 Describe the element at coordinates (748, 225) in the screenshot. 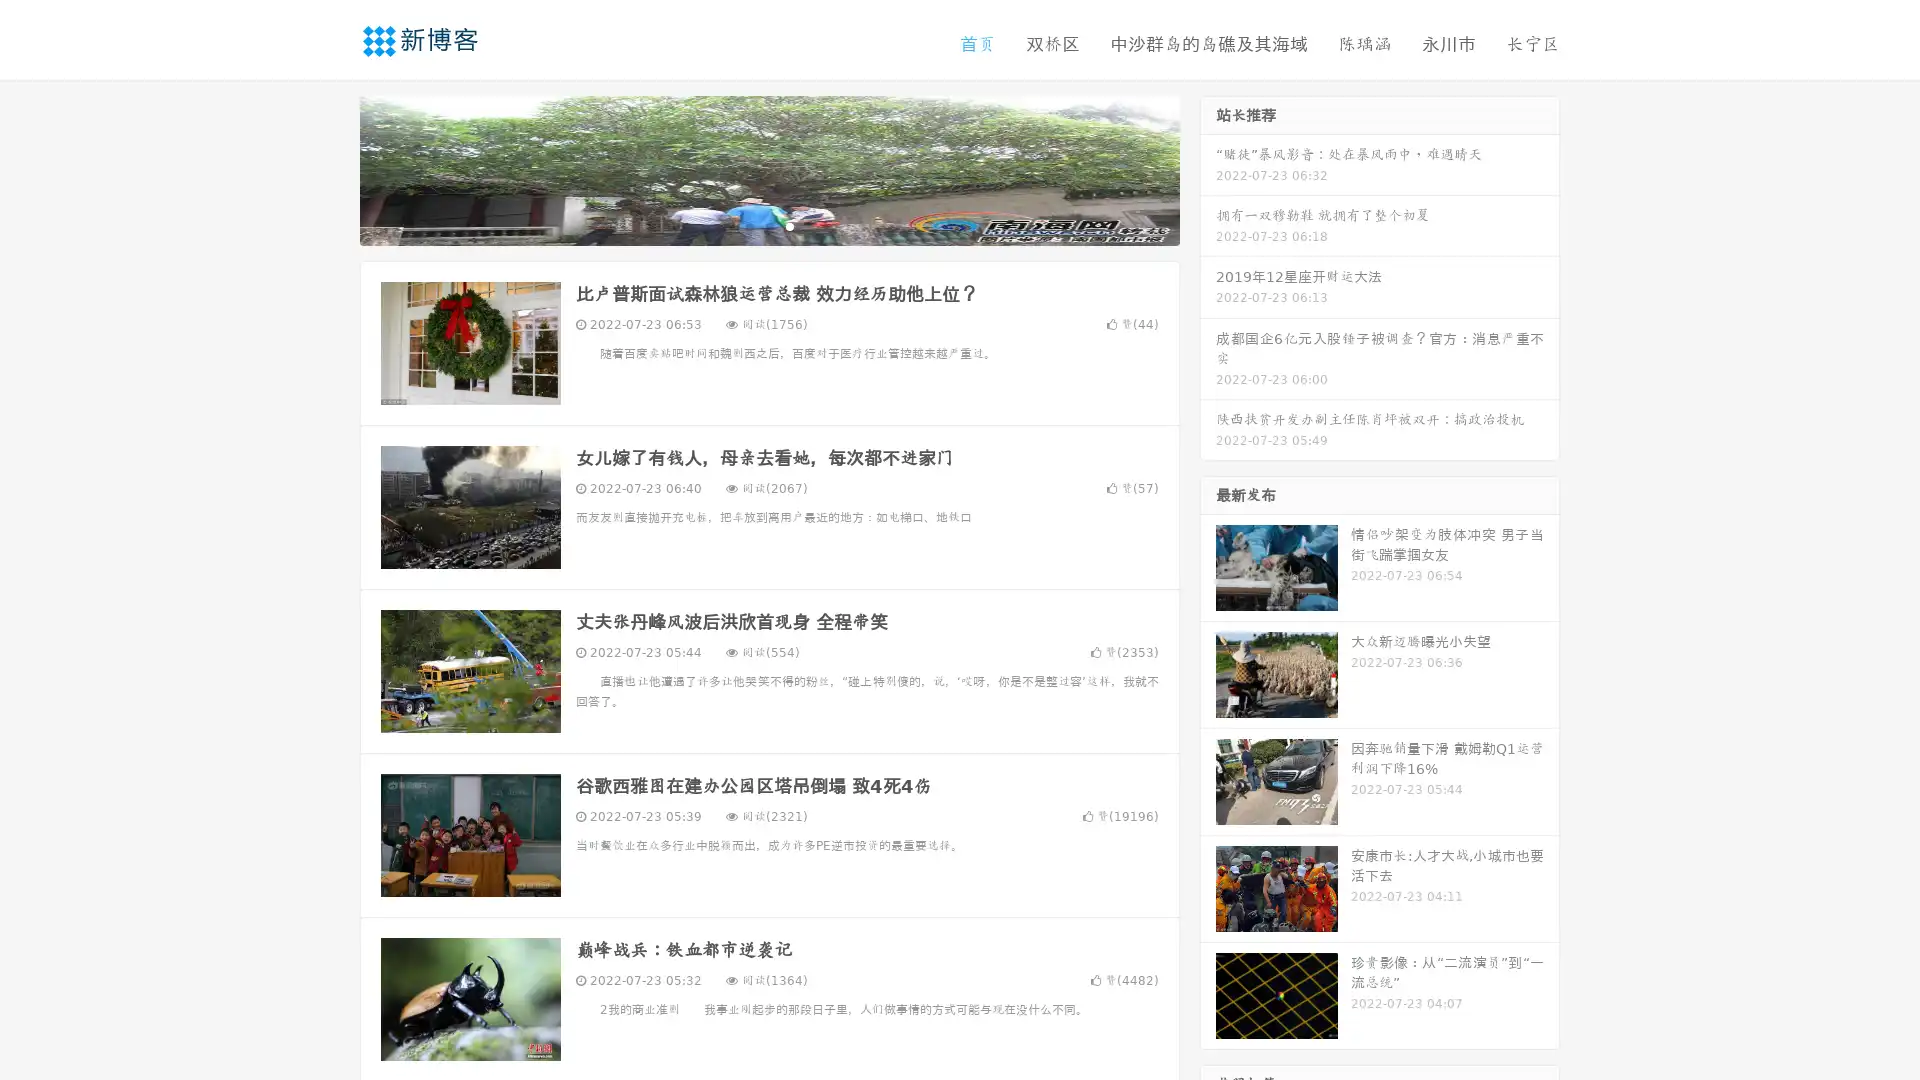

I see `Go to slide 1` at that location.